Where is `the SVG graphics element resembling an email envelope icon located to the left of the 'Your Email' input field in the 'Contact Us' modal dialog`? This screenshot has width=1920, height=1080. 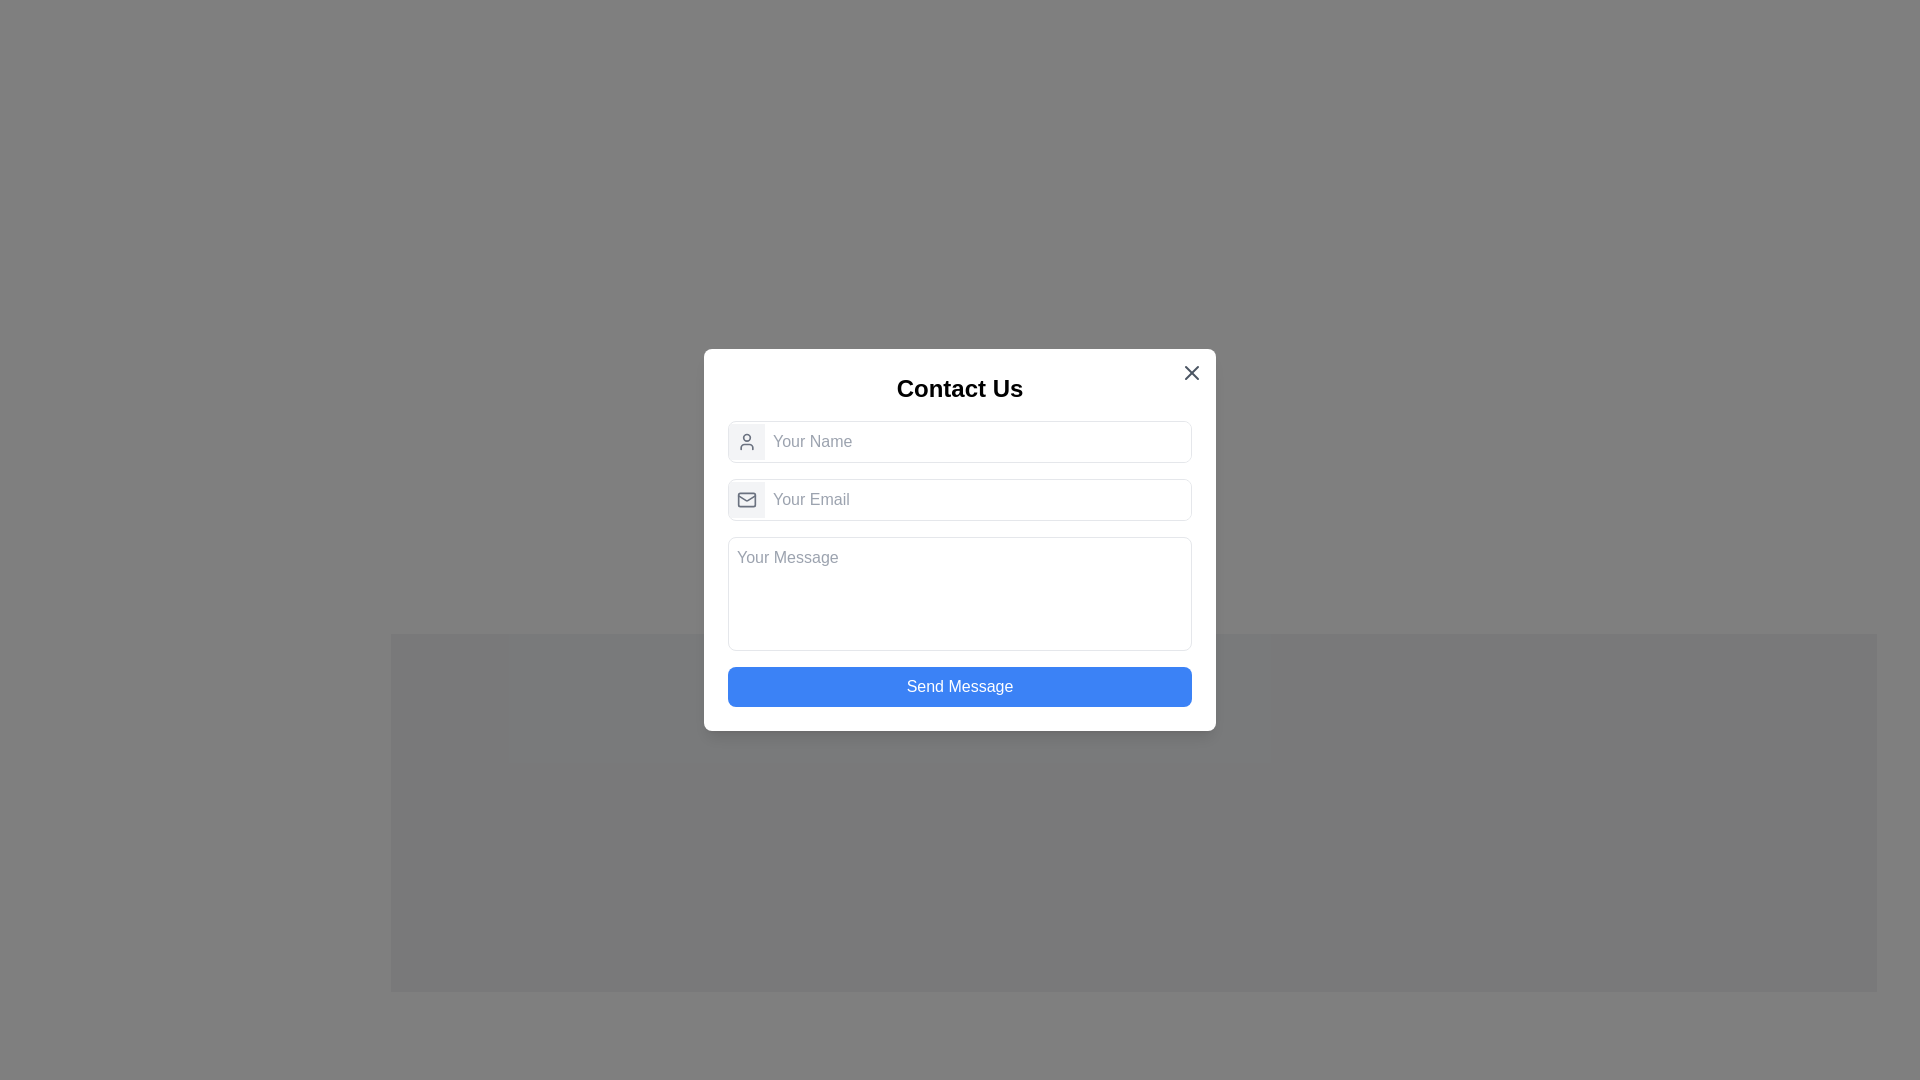 the SVG graphics element resembling an email envelope icon located to the left of the 'Your Email' input field in the 'Contact Us' modal dialog is located at coordinates (746, 499).